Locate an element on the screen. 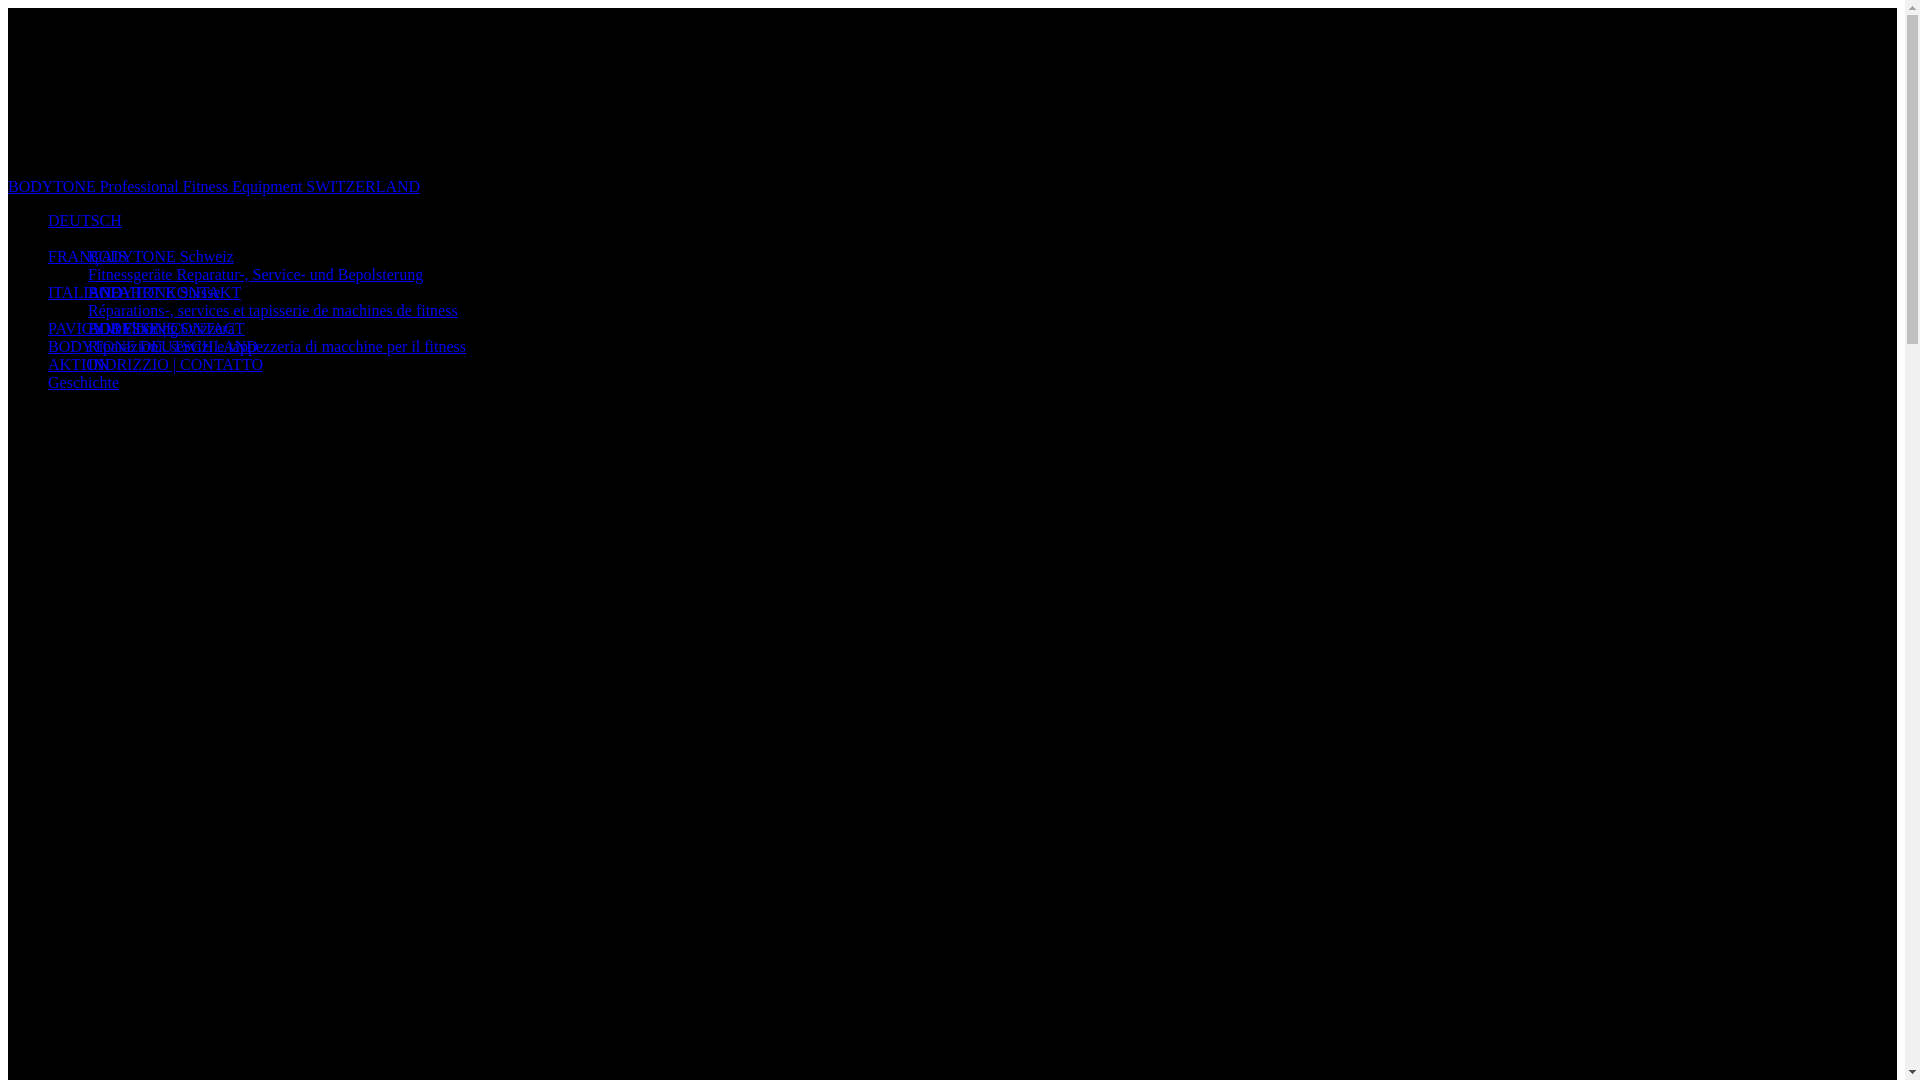 The image size is (1920, 1080). 'BODYTONE Suisse' is located at coordinates (86, 292).